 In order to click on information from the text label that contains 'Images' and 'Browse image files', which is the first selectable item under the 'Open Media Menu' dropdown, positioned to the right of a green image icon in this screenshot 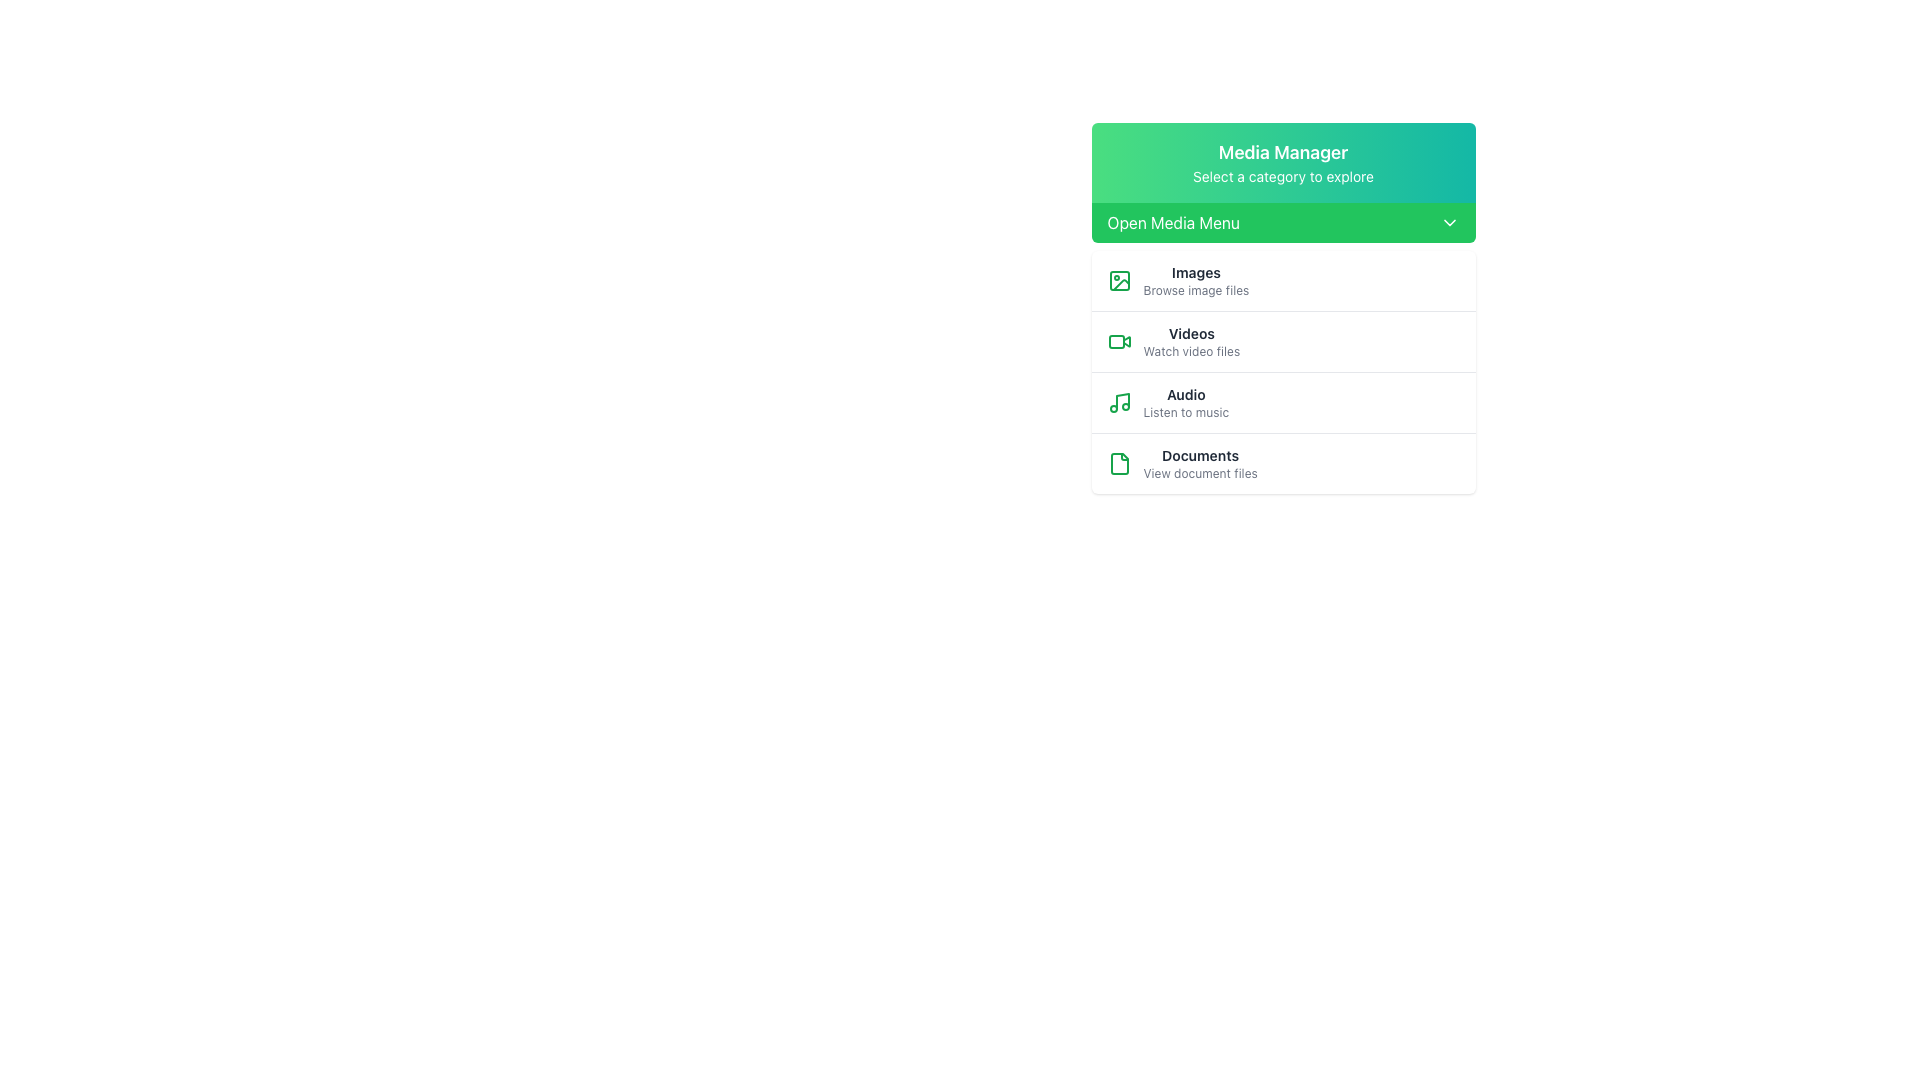, I will do `click(1196, 281)`.